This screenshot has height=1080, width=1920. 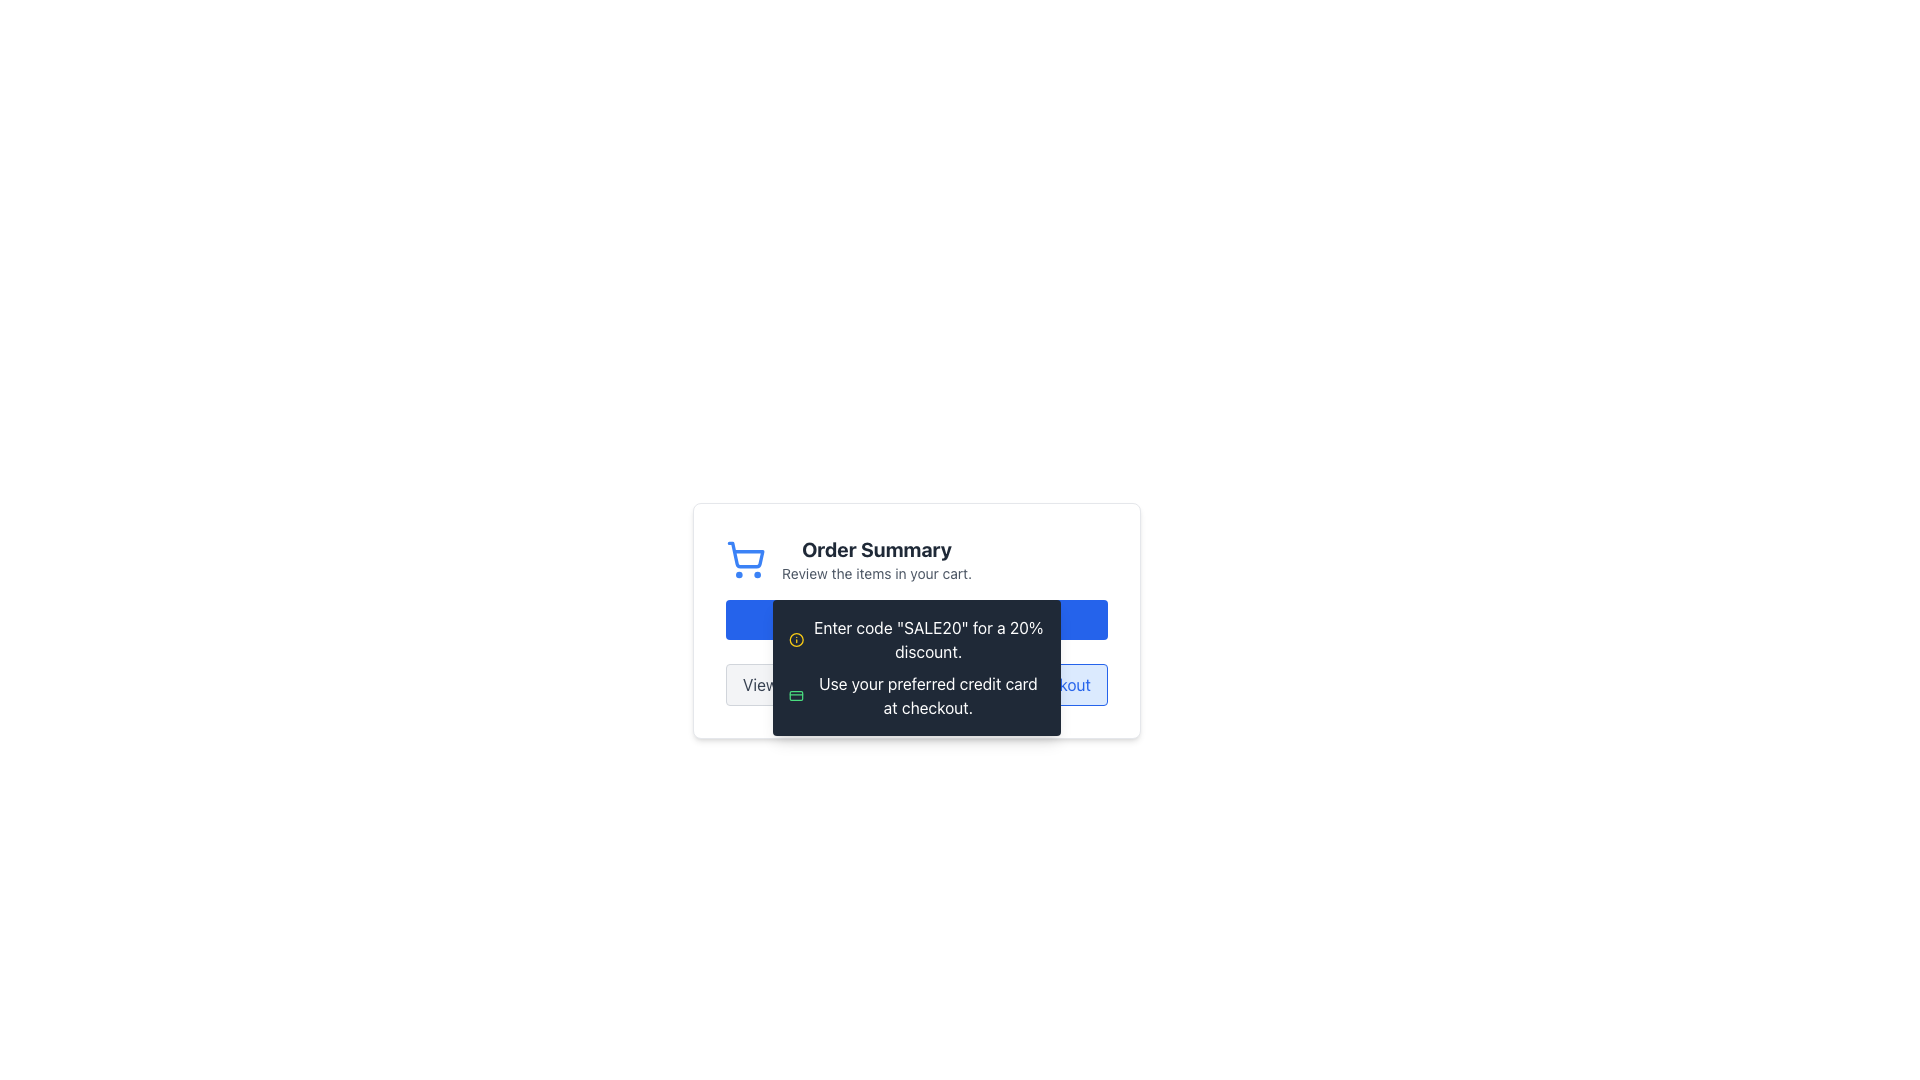 I want to click on the Informational Banner that contains the message 'Enter code "SALE20" for a 20% discount.' and 'Use your preferred credit card at checkout.', so click(x=915, y=667).